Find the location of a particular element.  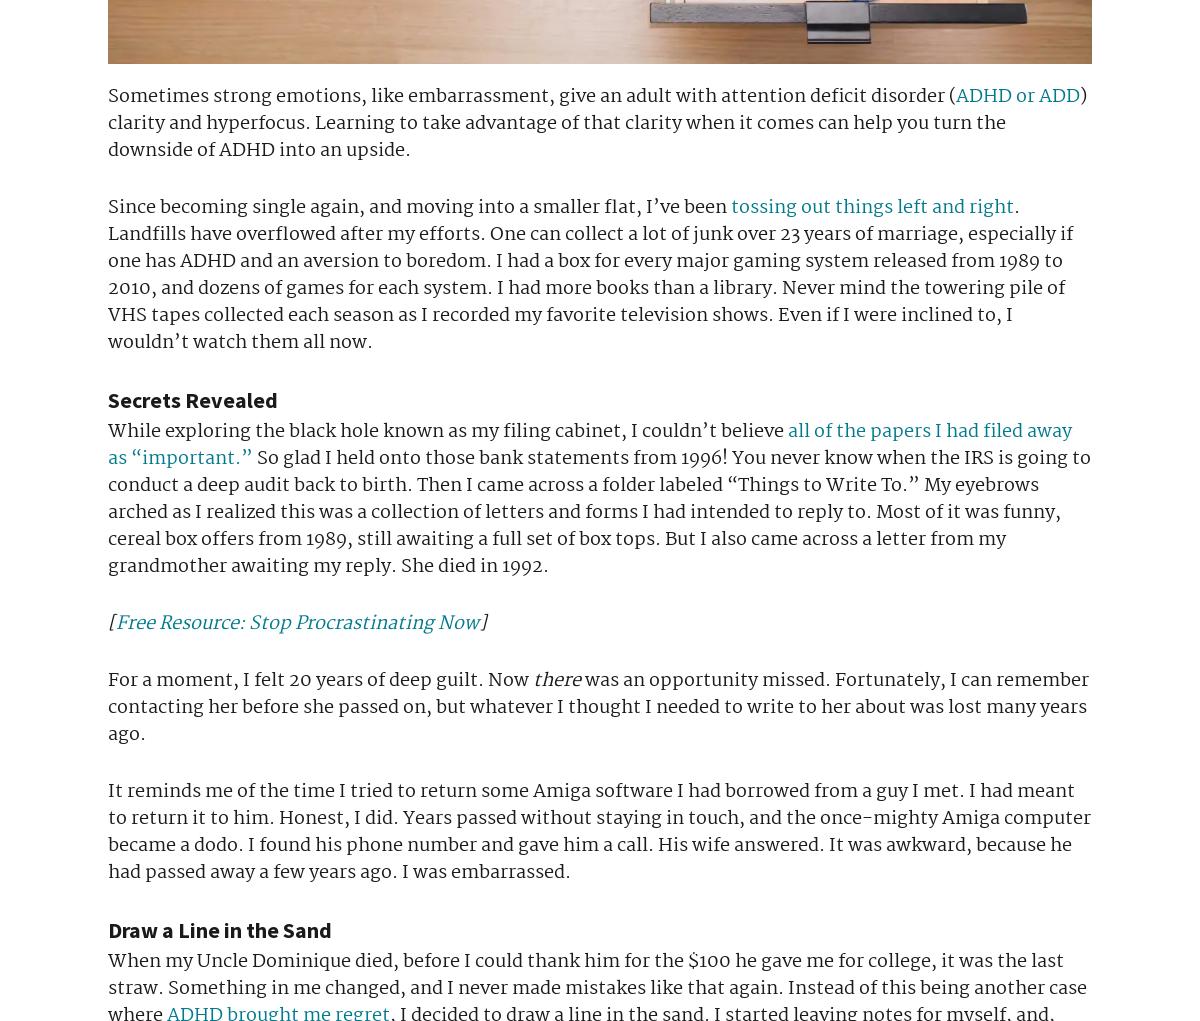

'tossing out things left and right' is located at coordinates (871, 207).